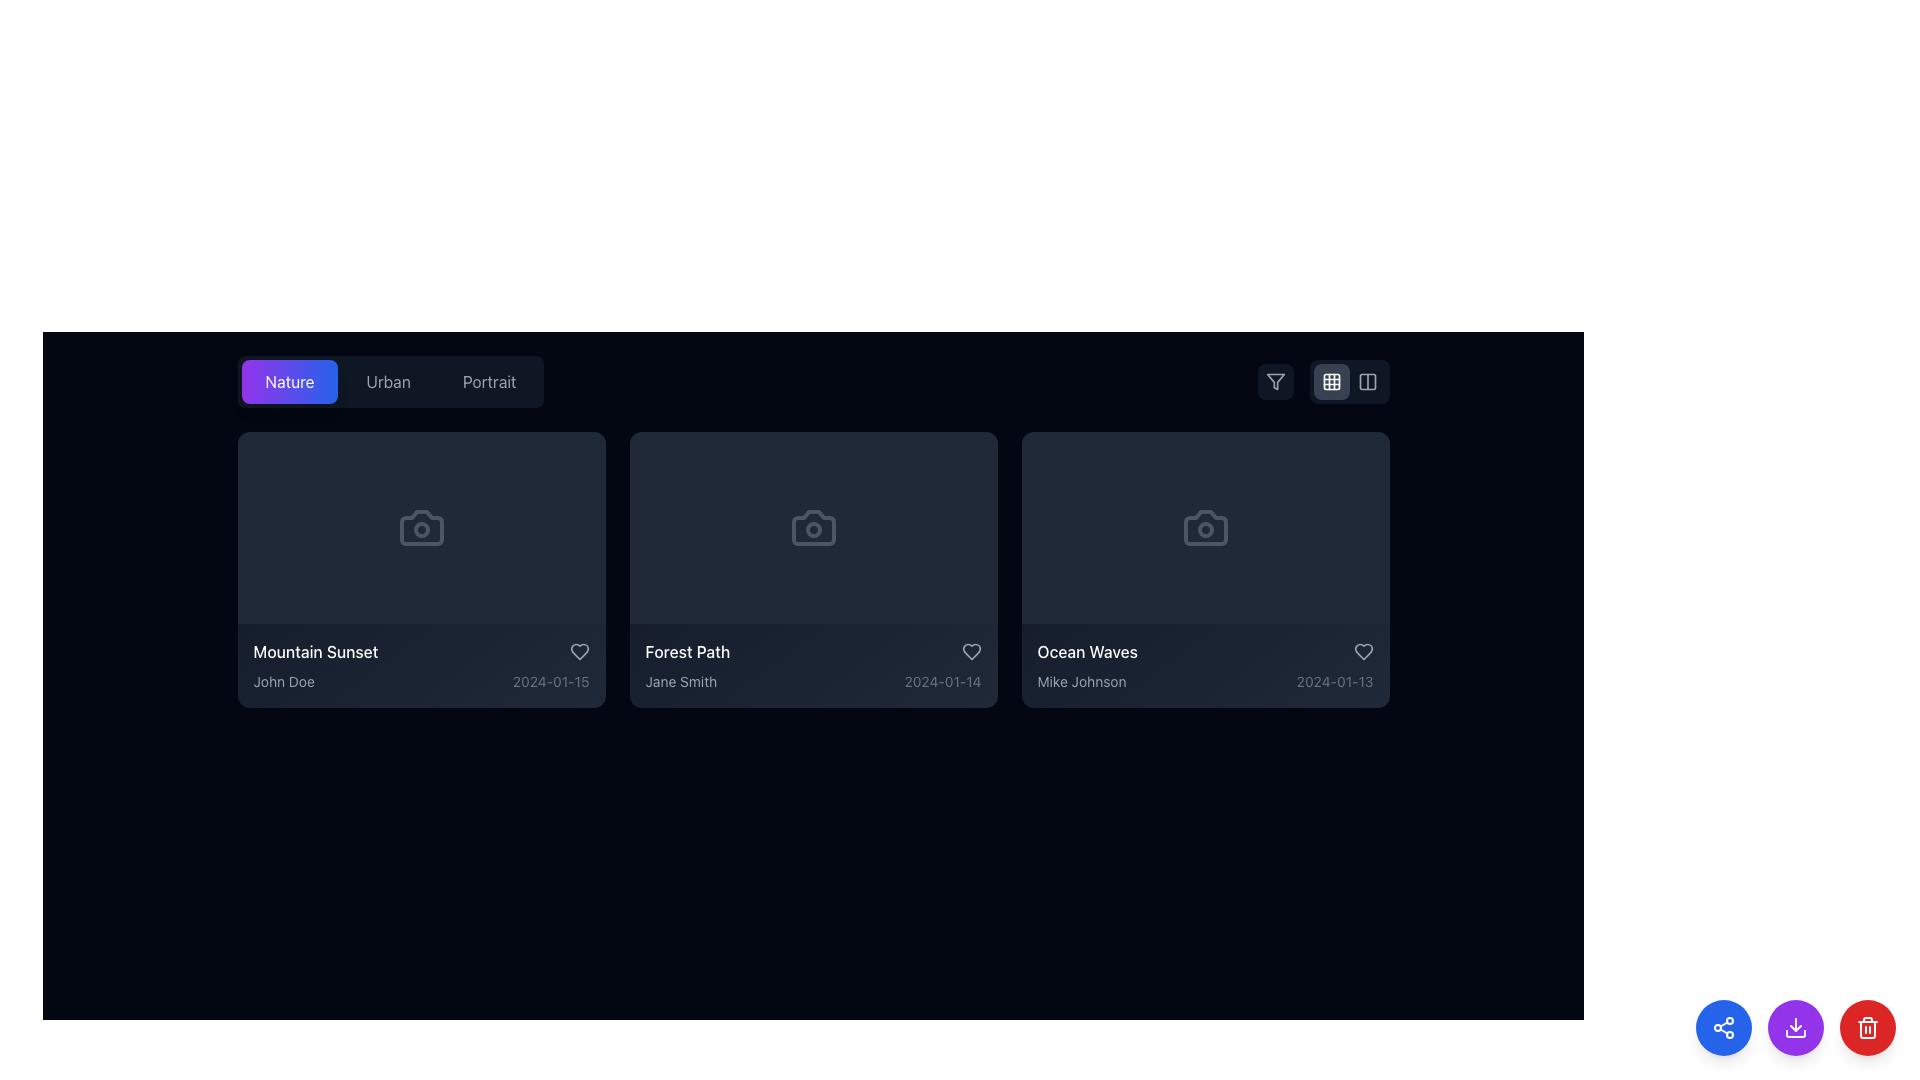  Describe the element at coordinates (1204, 527) in the screenshot. I see `the visual placeholder or media icon with a dark gray background and a centered minimalistic camera icon, located in the third item of the list under the title 'Ocean Waves'` at that location.